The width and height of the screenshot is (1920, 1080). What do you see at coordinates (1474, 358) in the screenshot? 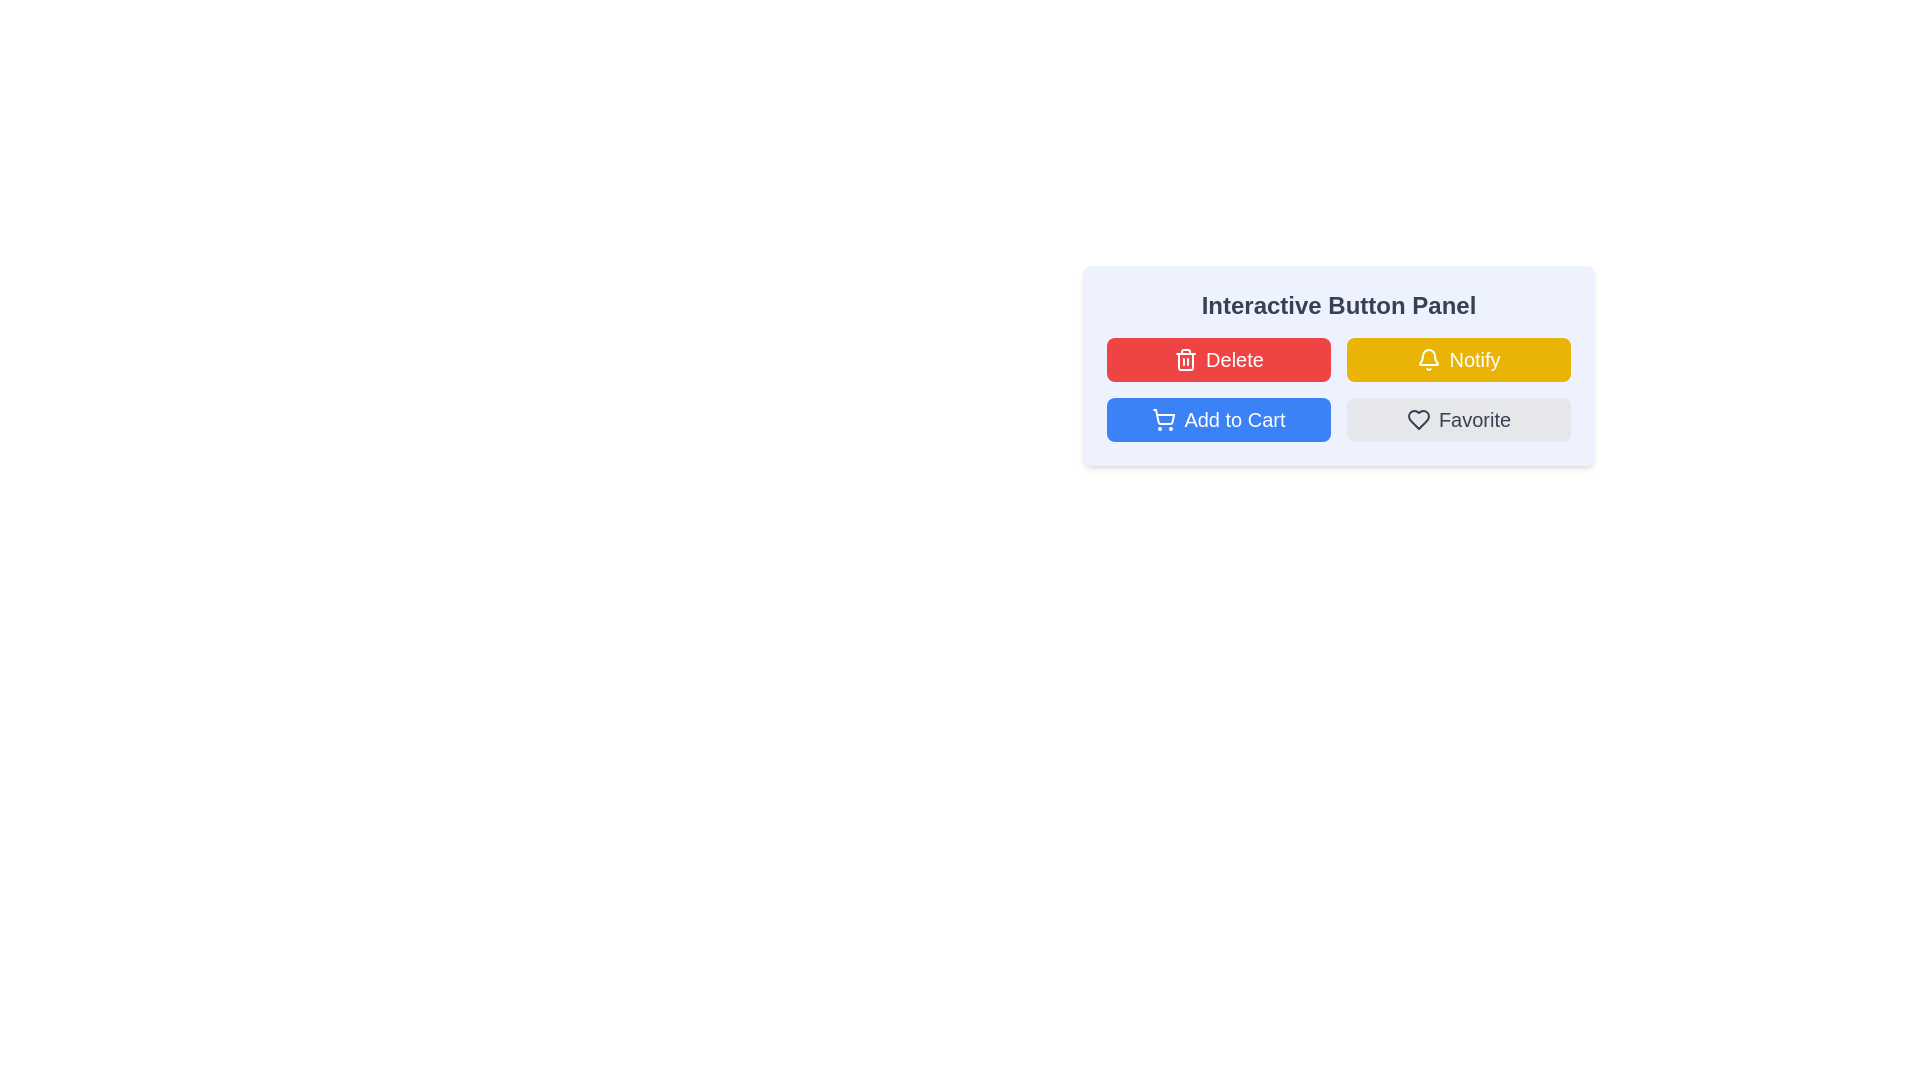
I see `the 'Notify' button, which is styled with a white font on a yellow background and features a bell icon, located in the top-right section of the button panel` at bounding box center [1474, 358].